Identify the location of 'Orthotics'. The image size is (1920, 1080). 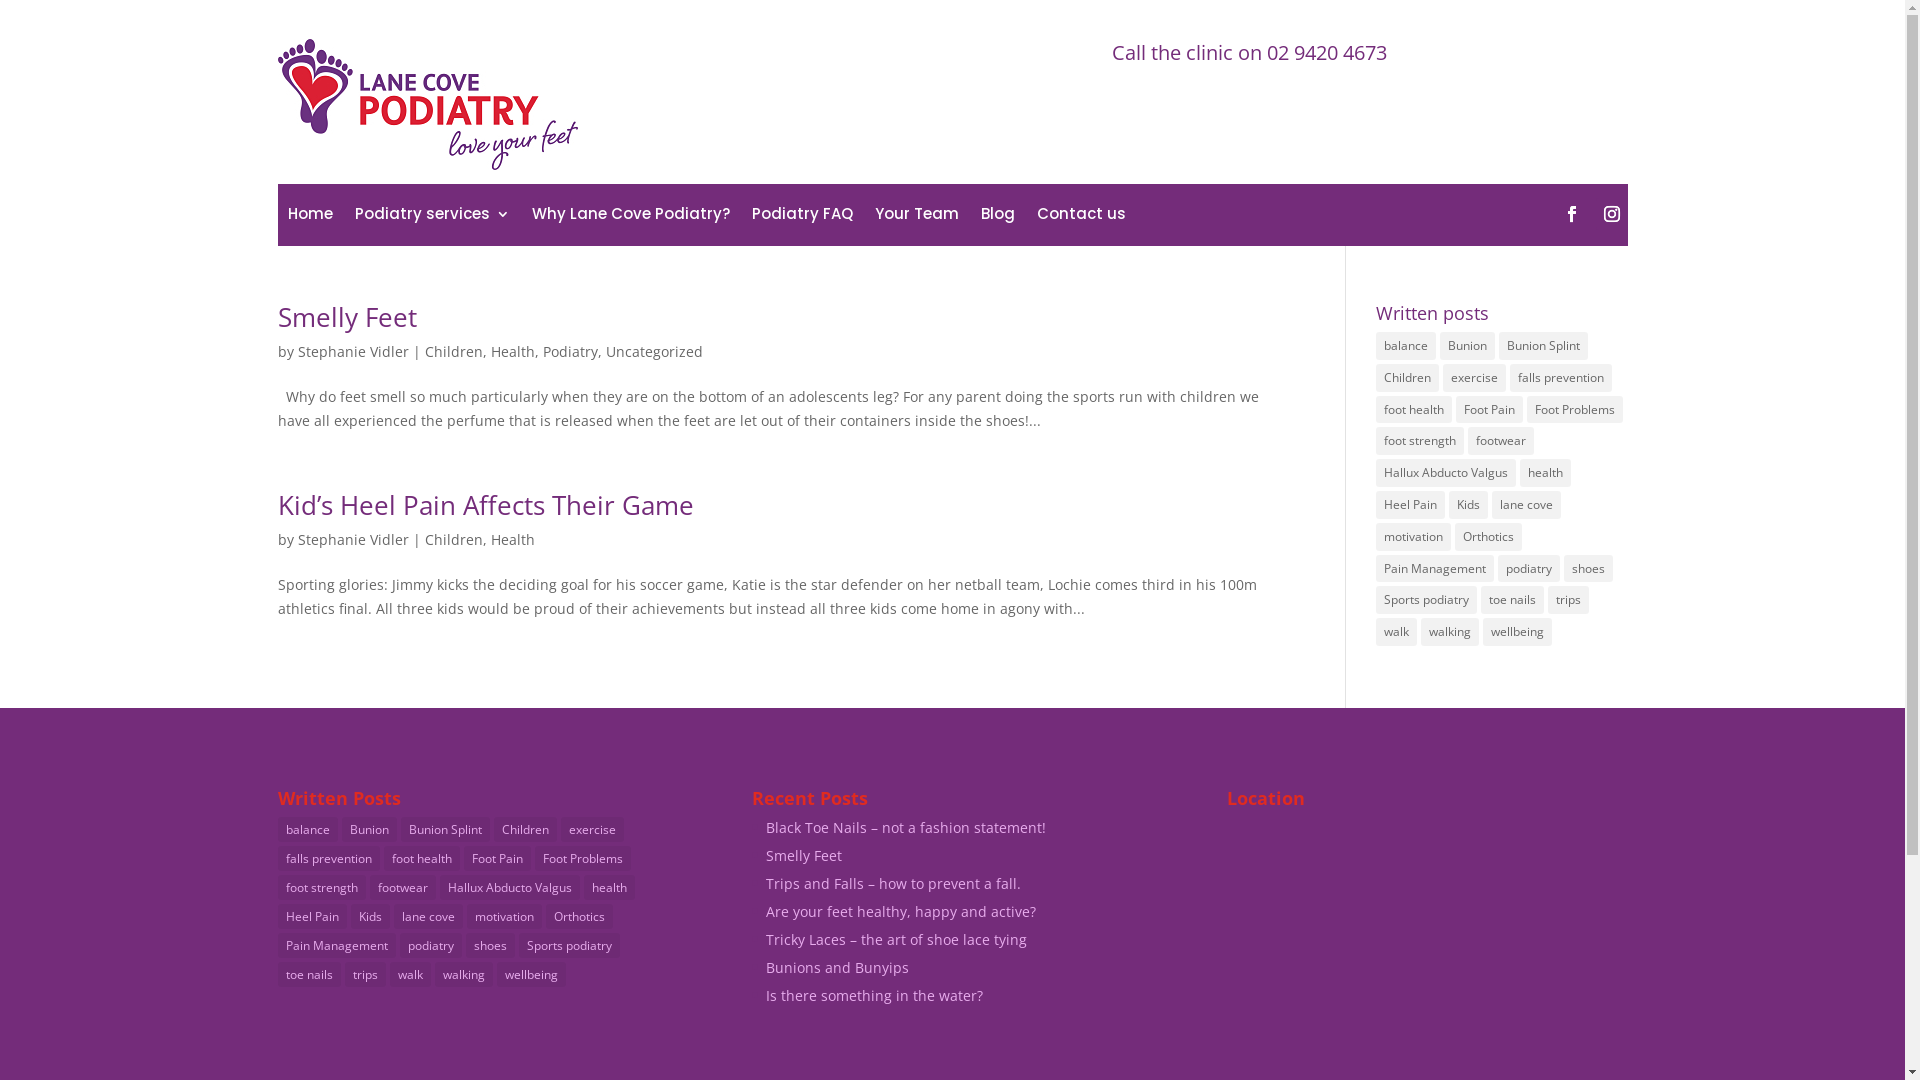
(1488, 535).